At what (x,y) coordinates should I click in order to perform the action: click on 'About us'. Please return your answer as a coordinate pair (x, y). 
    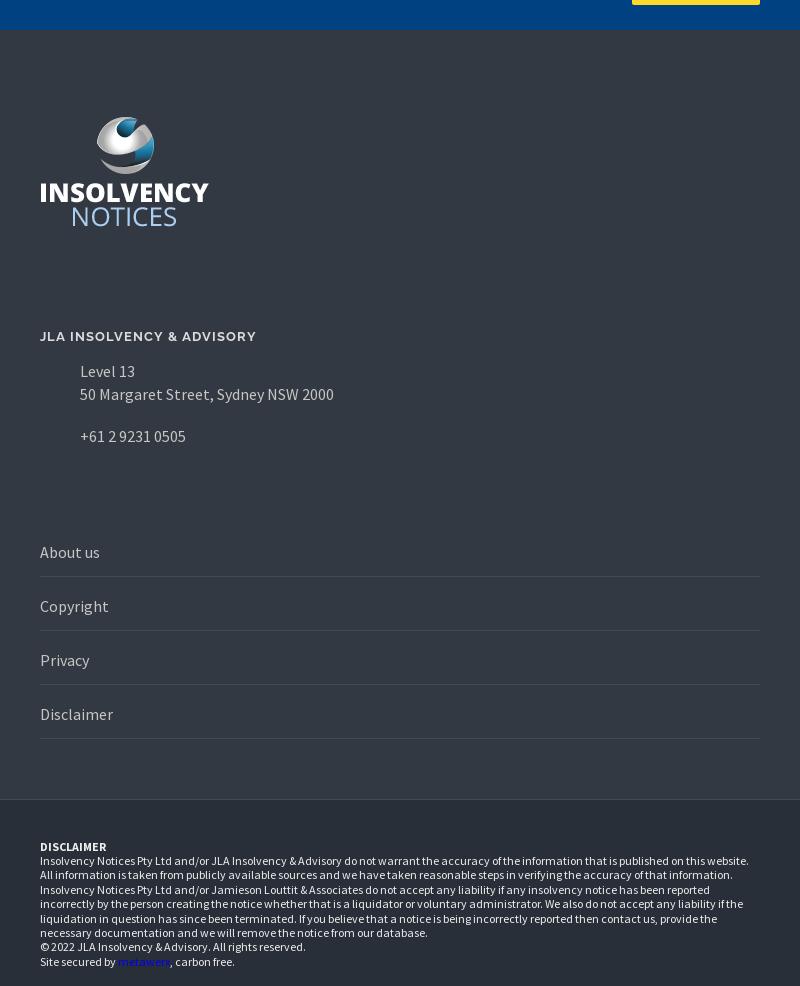
    Looking at the image, I should click on (70, 550).